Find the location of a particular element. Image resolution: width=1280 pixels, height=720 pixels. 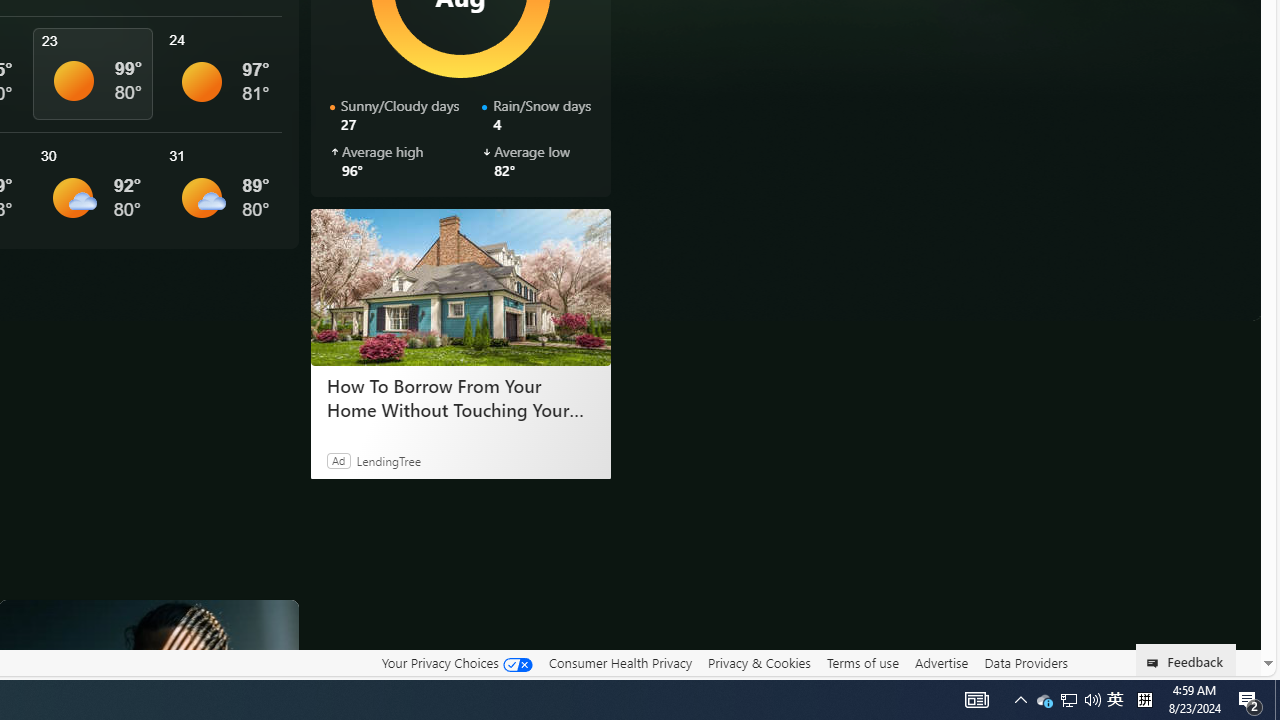

'Data Providers' is located at coordinates (1025, 663).